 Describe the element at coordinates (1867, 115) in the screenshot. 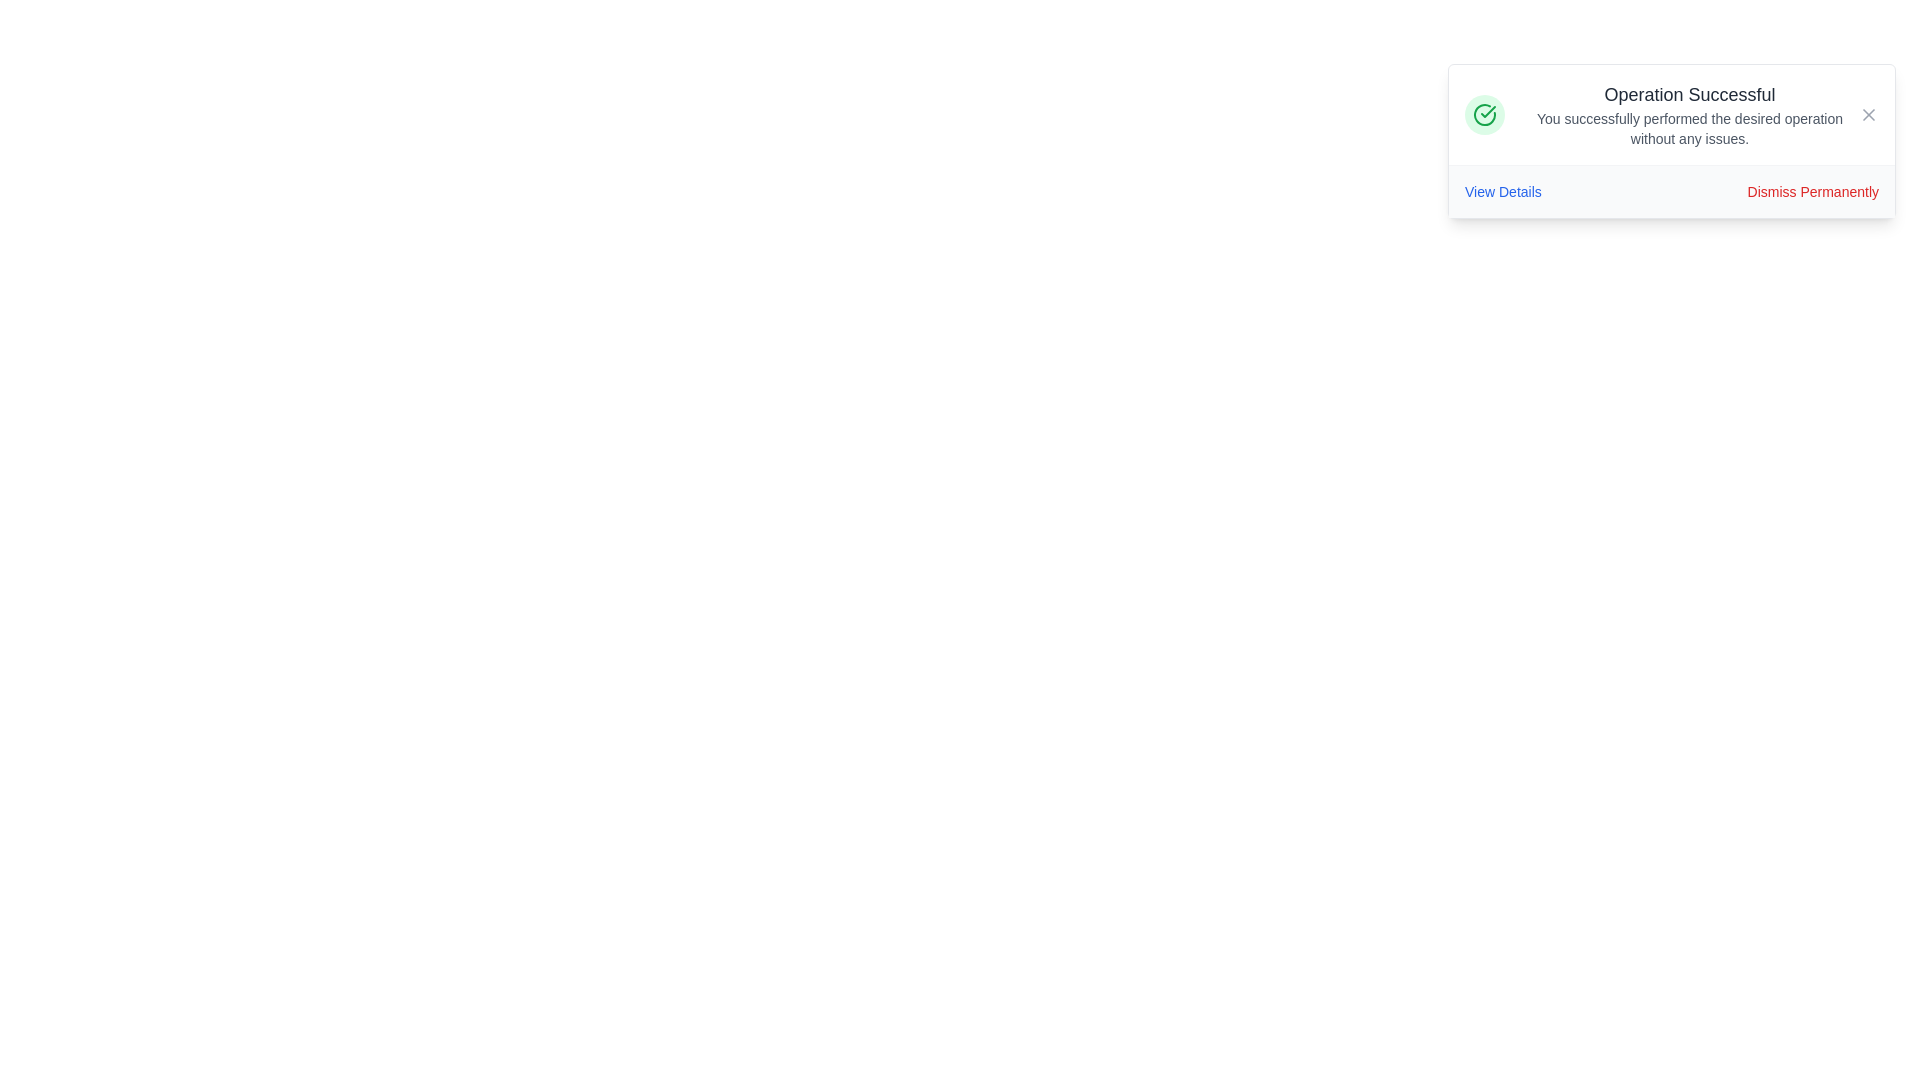

I see `the close icon, represented by a simple stroke-based 'X', located at the top-right corner of the notification panel` at that location.